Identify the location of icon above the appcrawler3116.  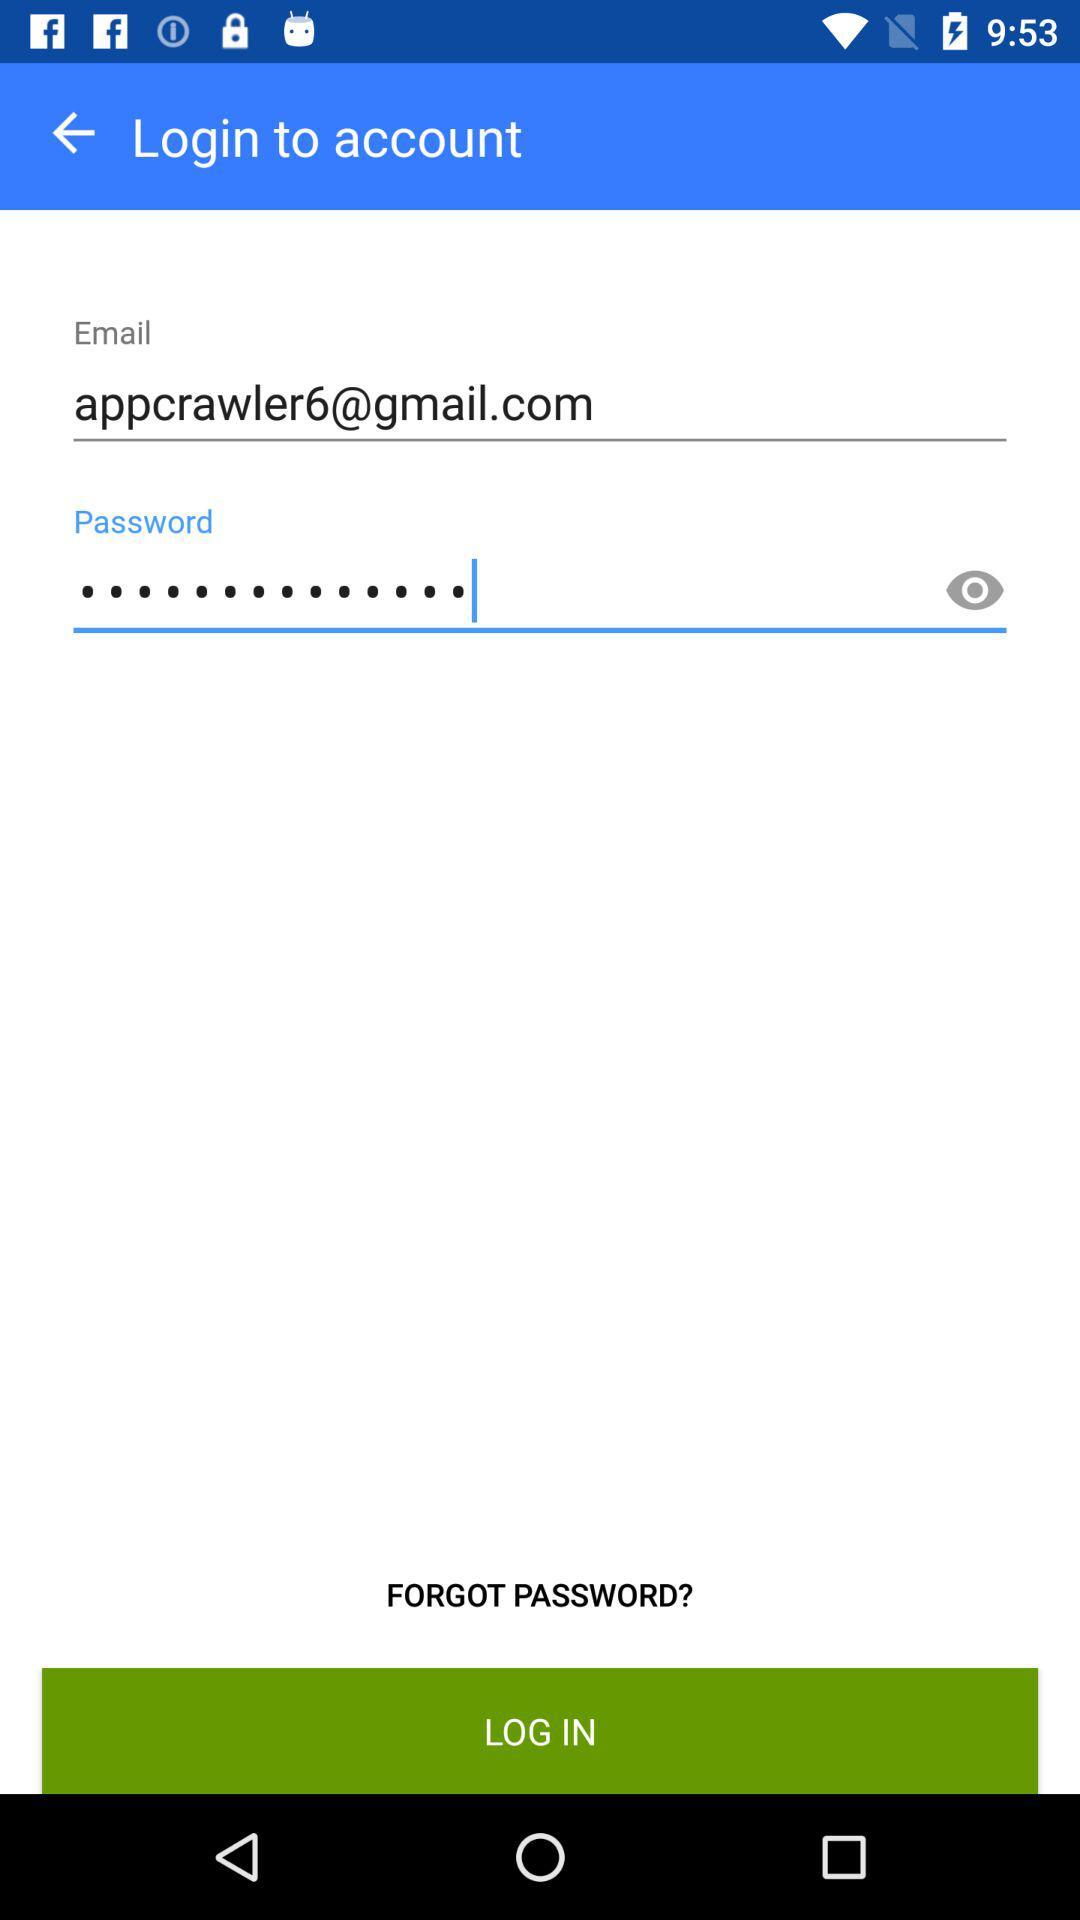
(540, 401).